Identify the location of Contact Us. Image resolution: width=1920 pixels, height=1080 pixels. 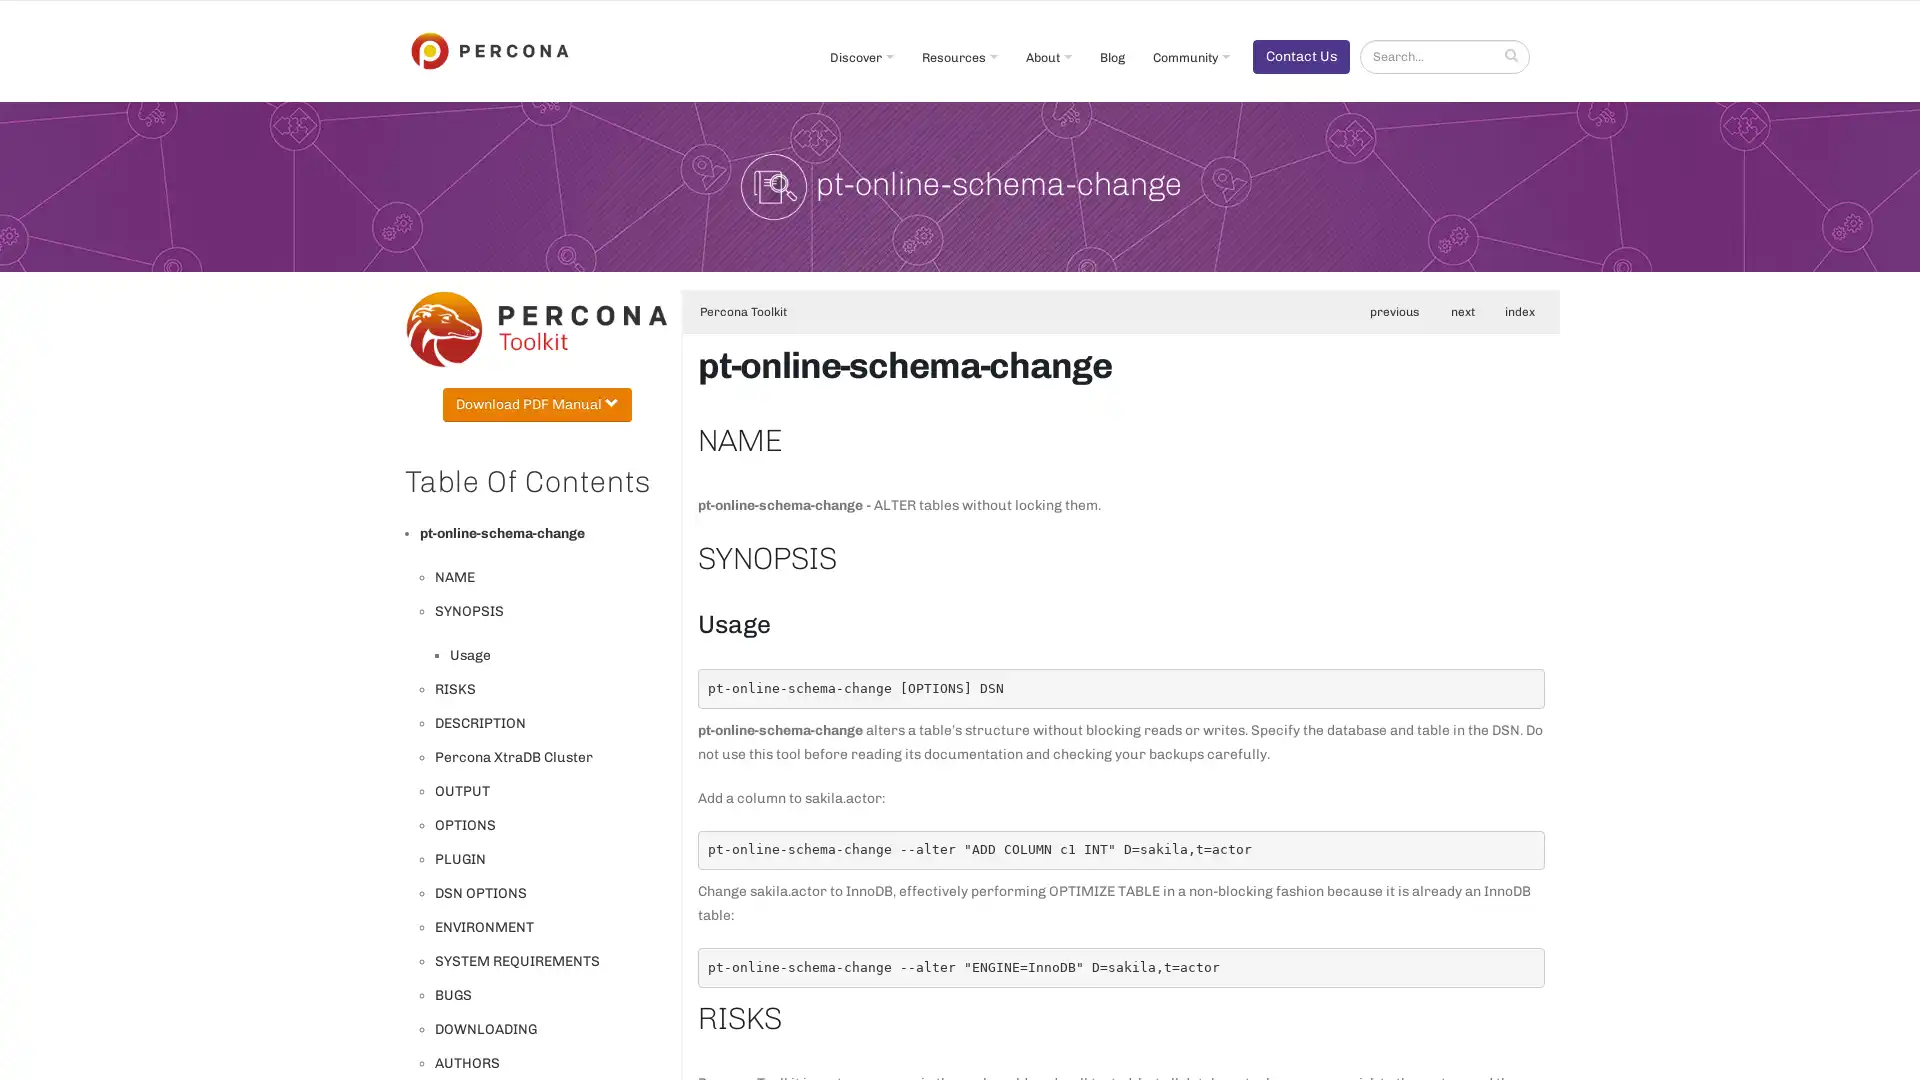
(1301, 55).